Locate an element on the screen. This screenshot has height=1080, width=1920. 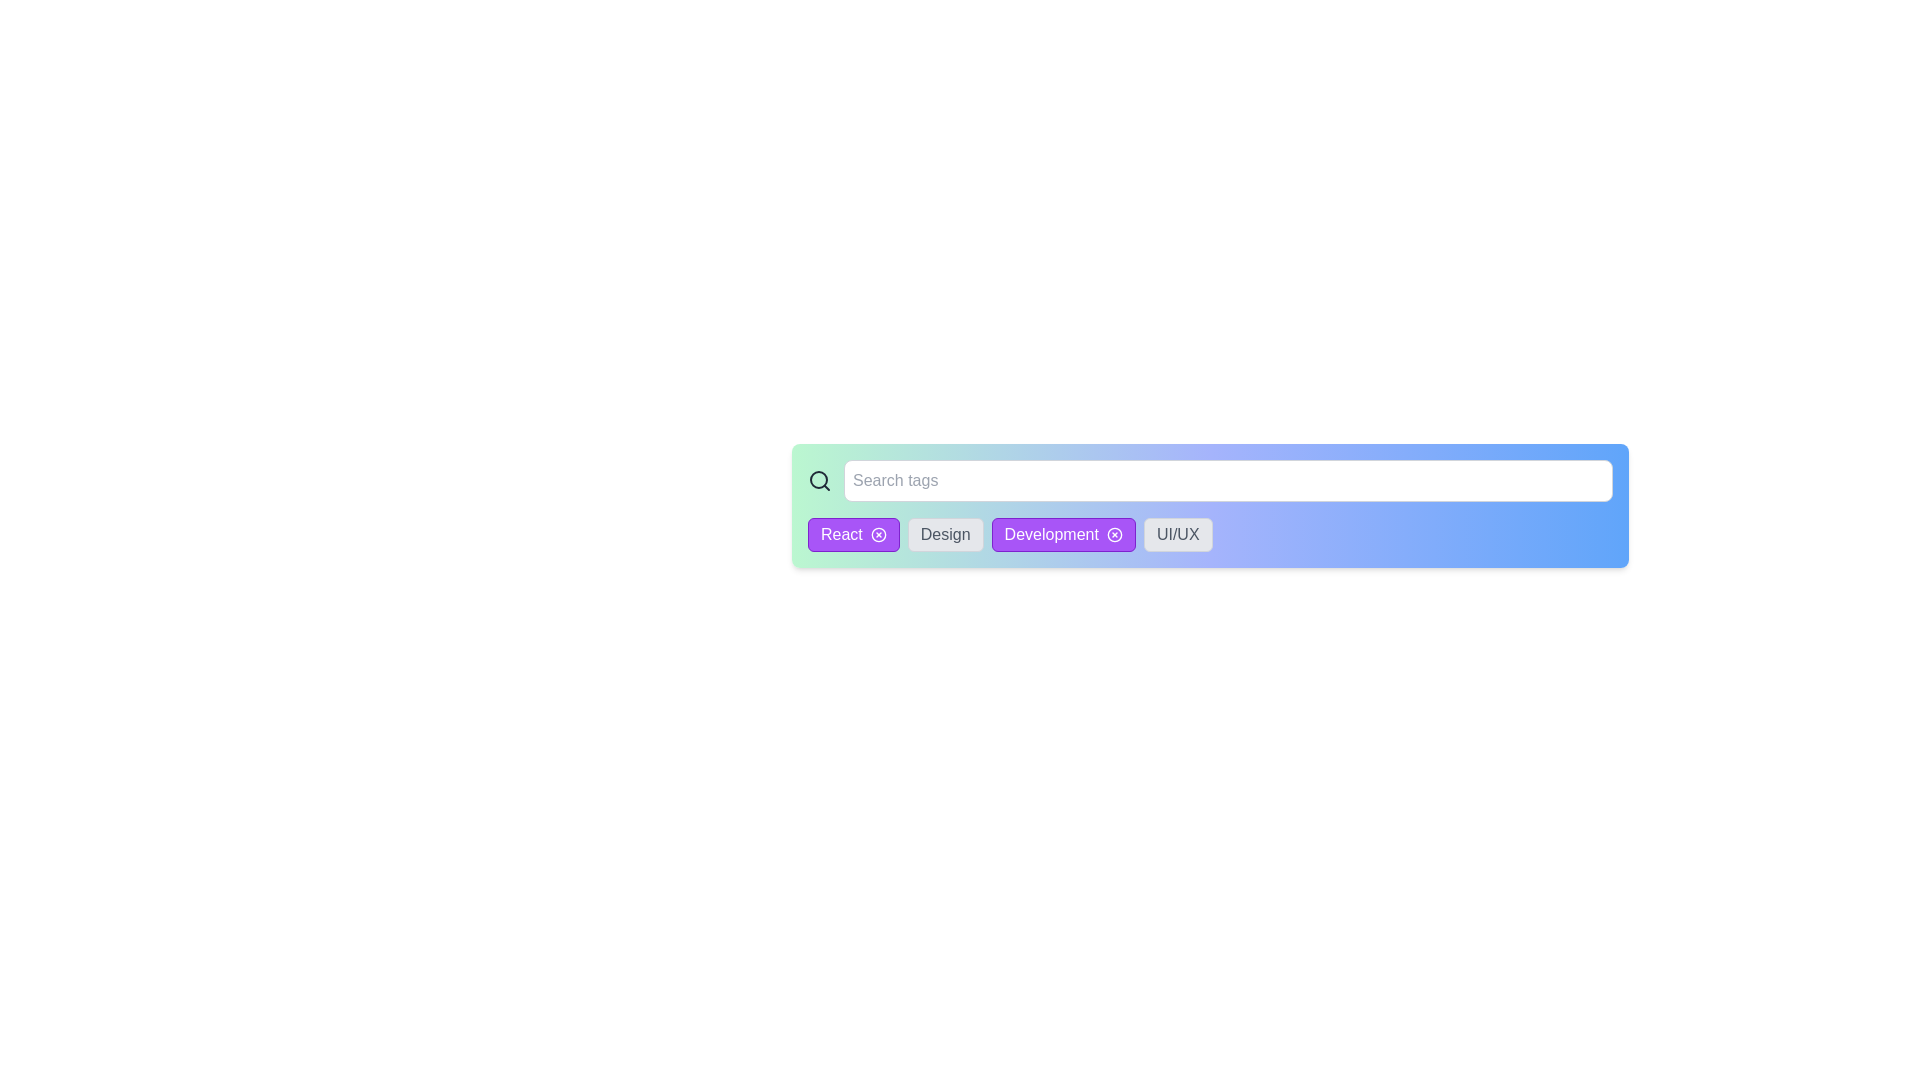
the tag with label Design to observe its hover effect is located at coordinates (944, 534).